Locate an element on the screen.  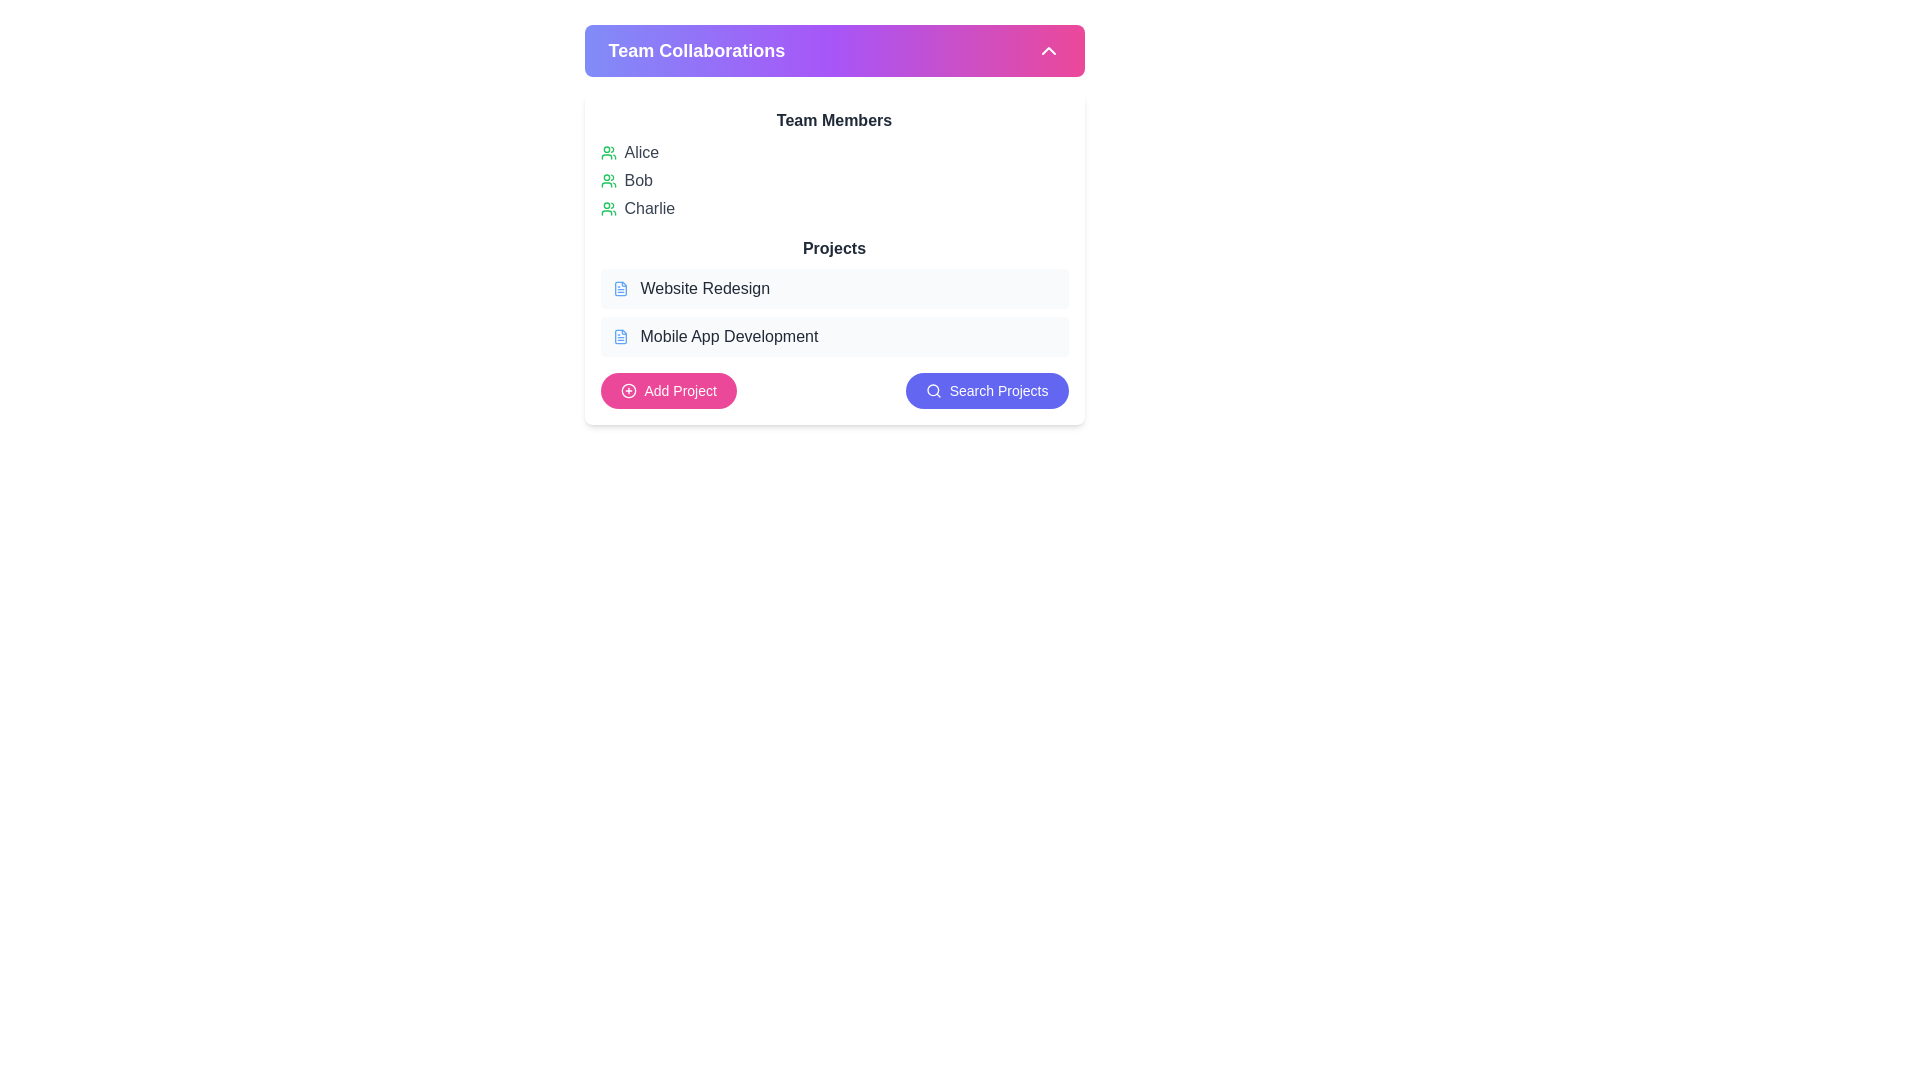
the text label 'Mobile App Development' which is styled in gray (#444) and positioned next to a document icon in the 'Projects' section of the 'Team Collaborations' card is located at coordinates (728, 335).